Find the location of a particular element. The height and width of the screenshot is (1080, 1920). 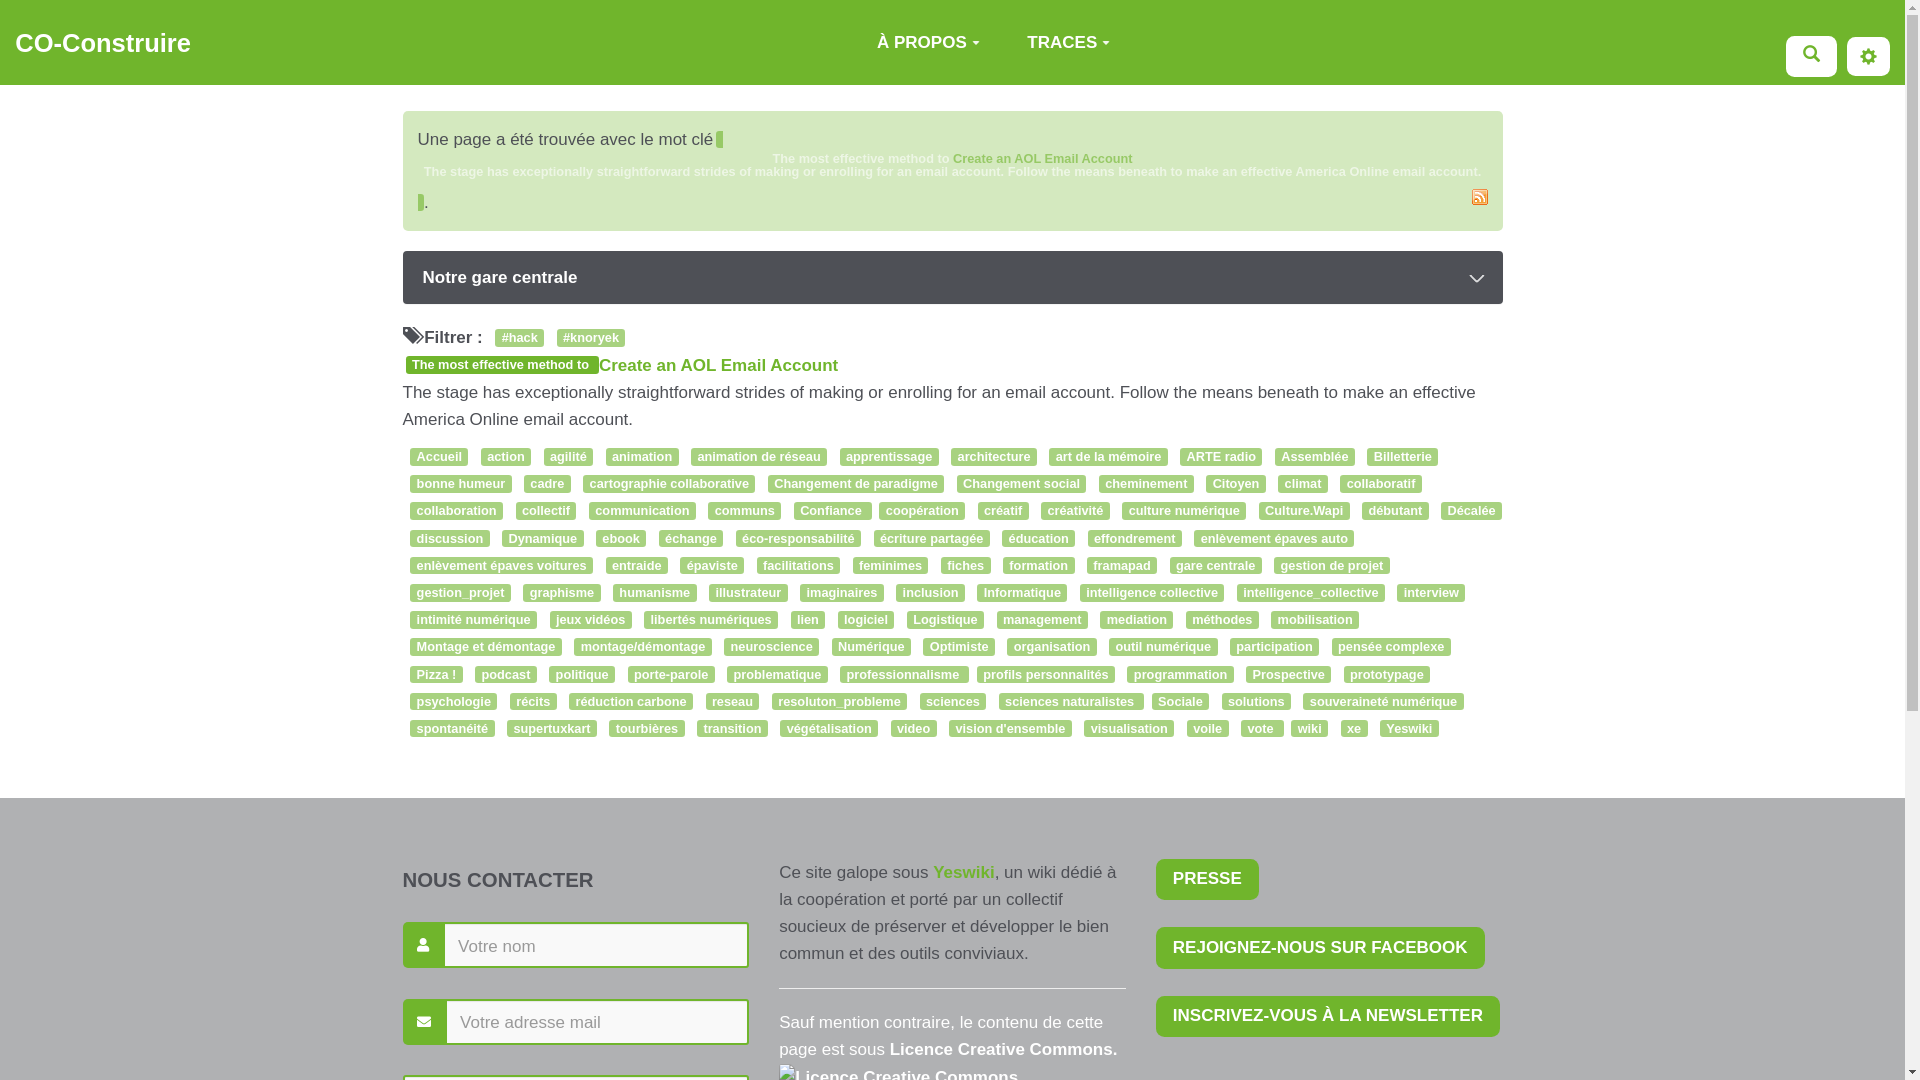

'Accueil' is located at coordinates (437, 456).